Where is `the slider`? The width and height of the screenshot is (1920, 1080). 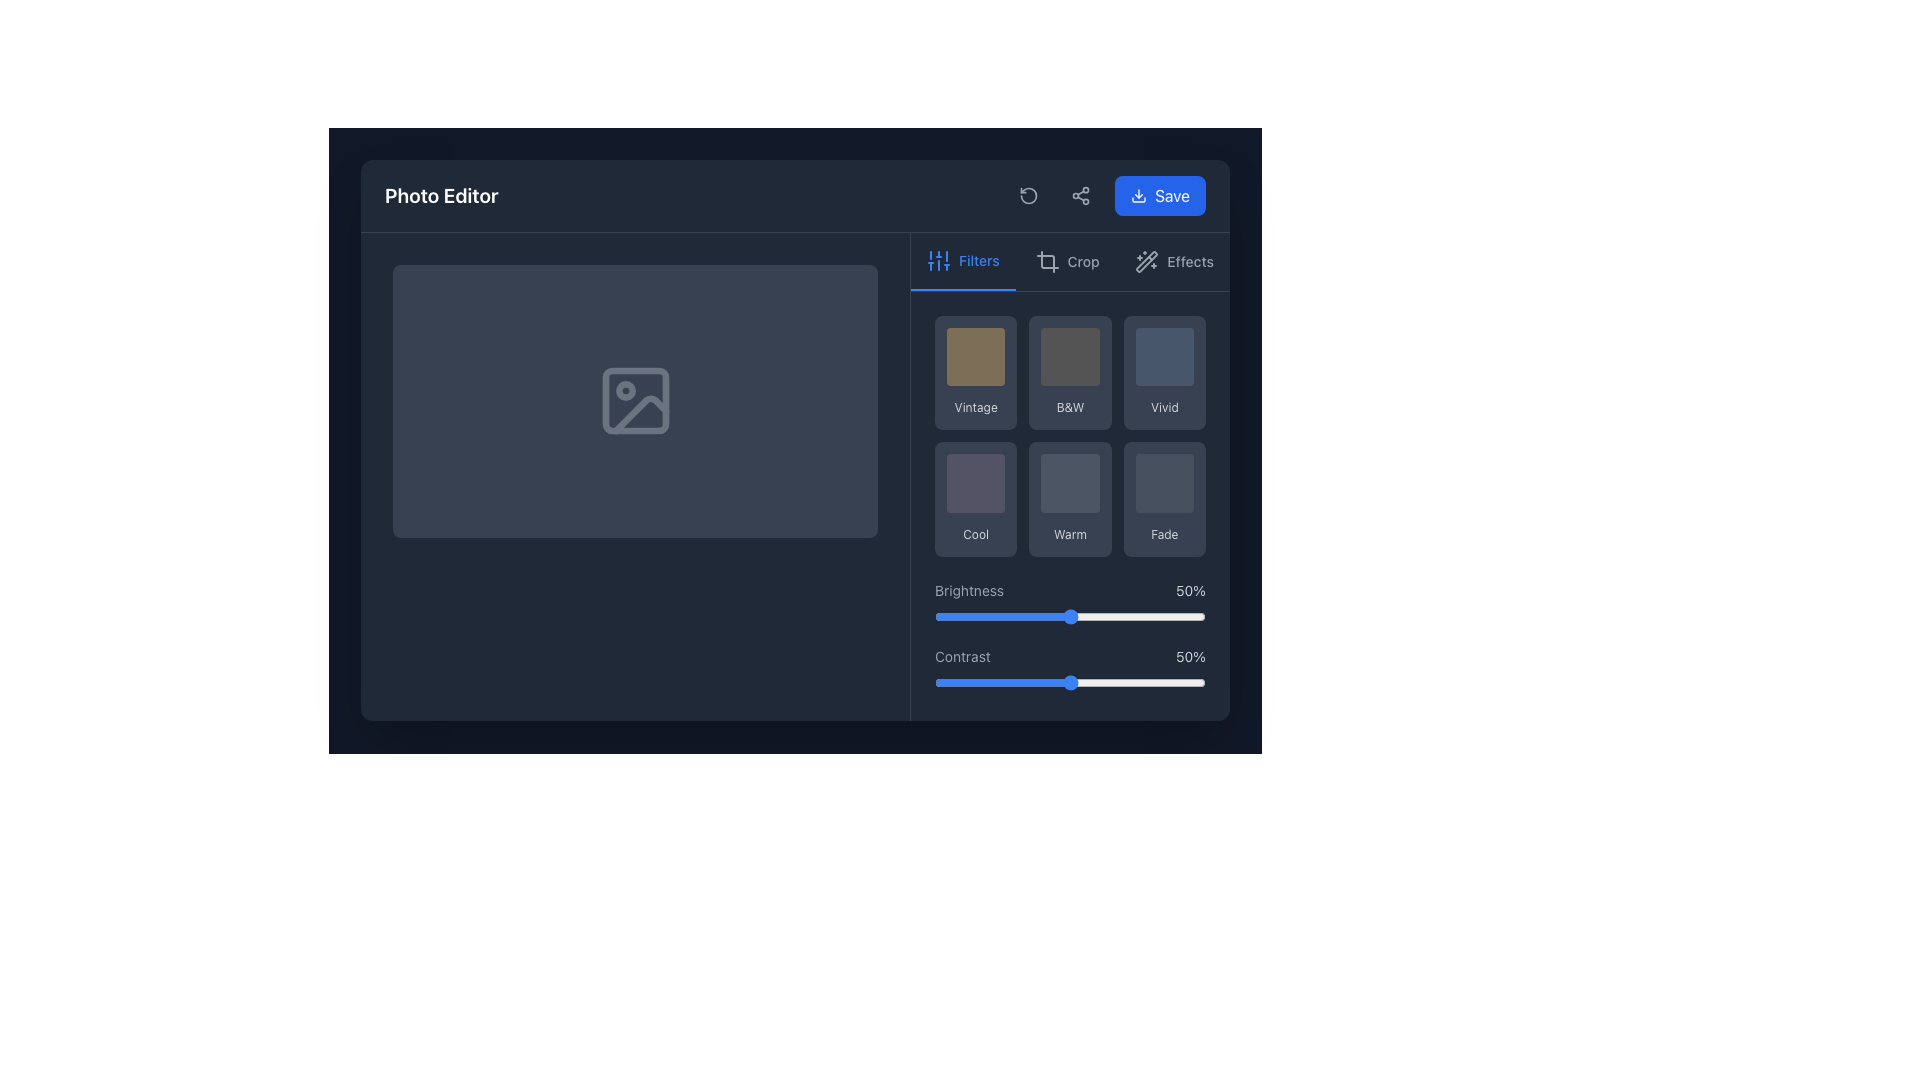 the slider is located at coordinates (1061, 615).